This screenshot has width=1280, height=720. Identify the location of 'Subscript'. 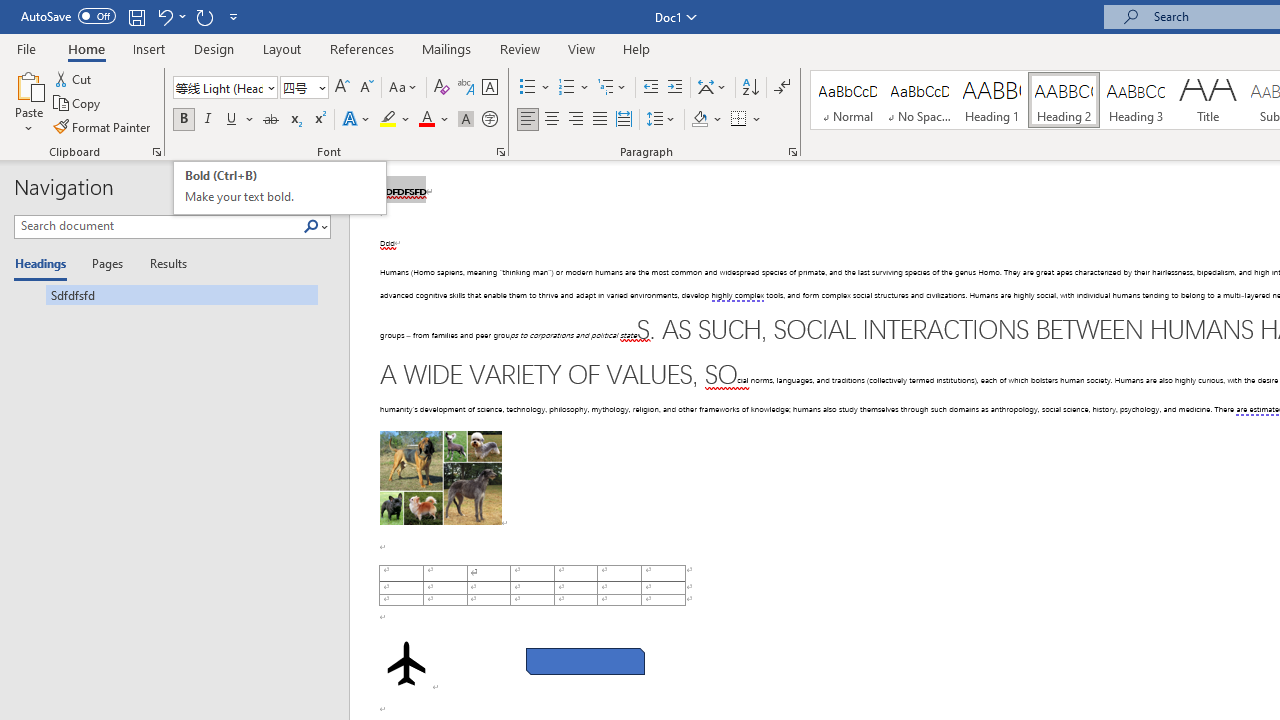
(294, 119).